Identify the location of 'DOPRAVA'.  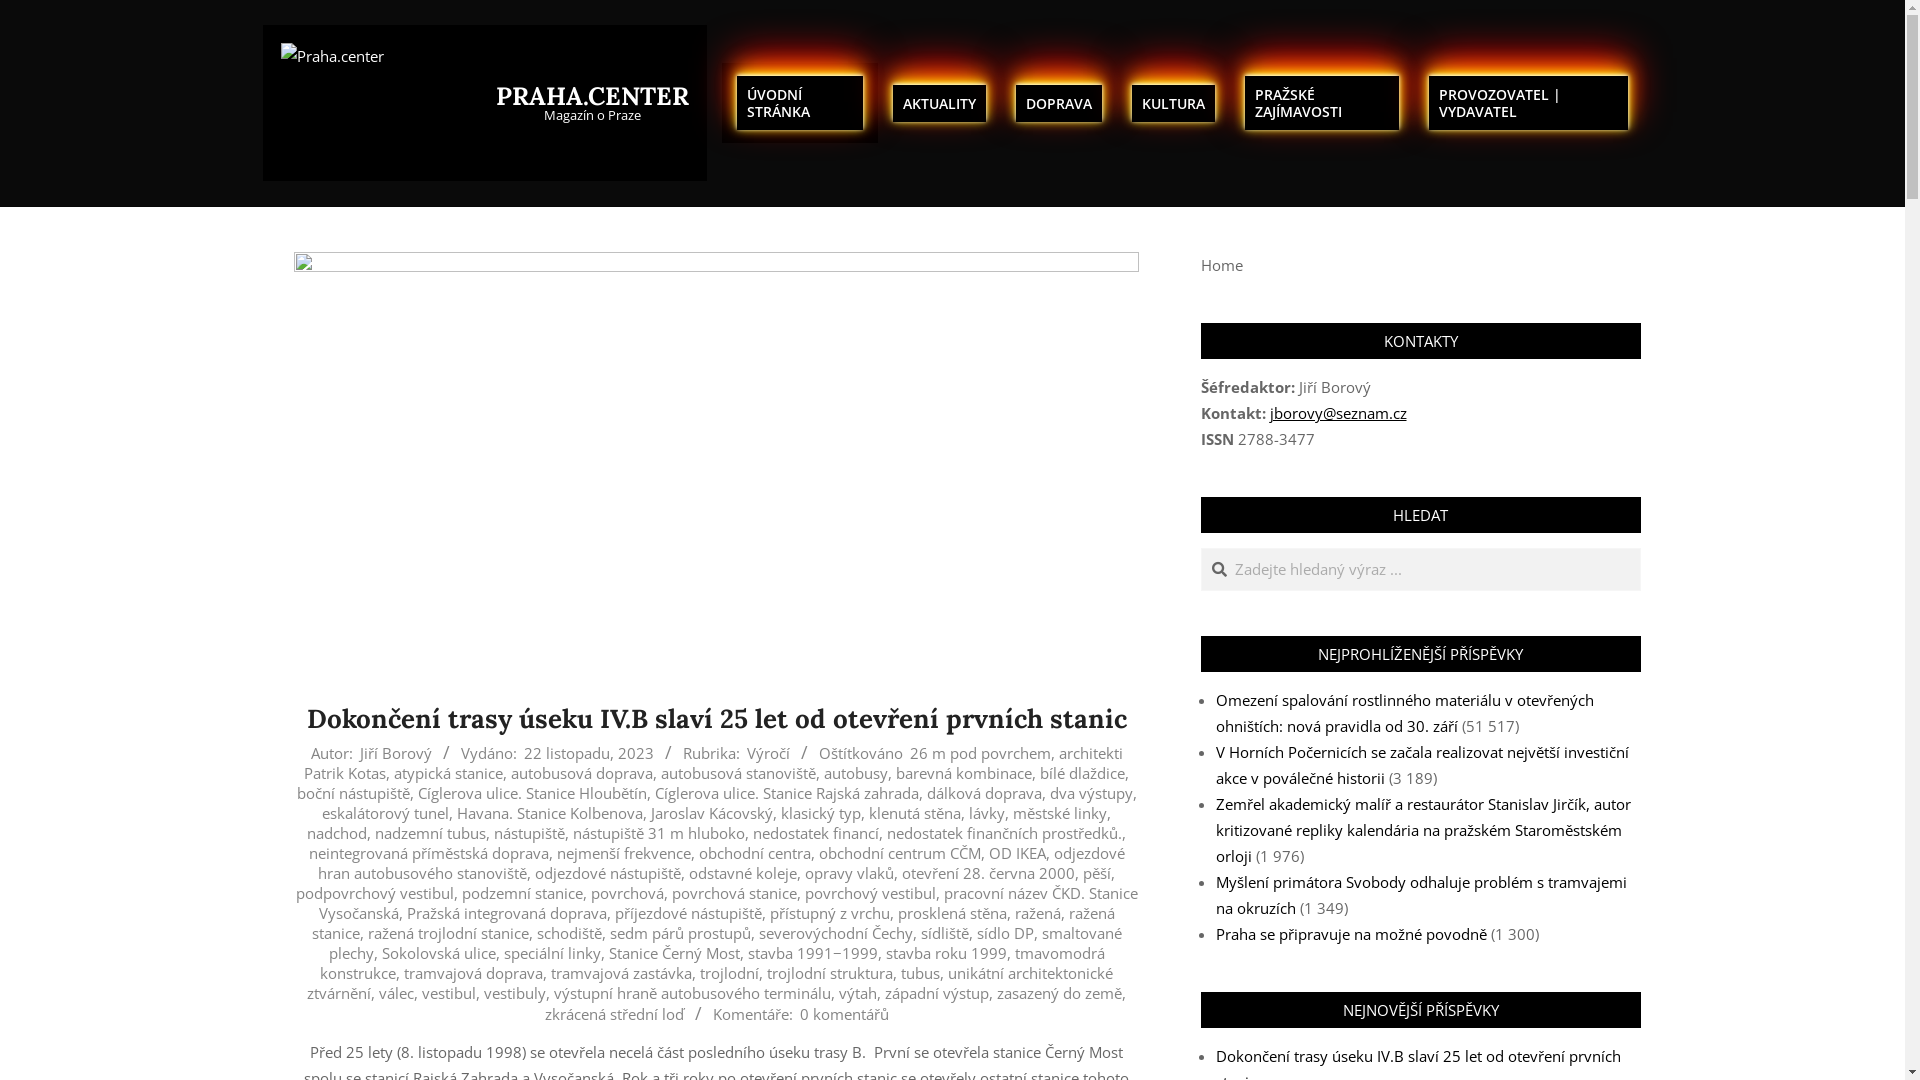
(1058, 103).